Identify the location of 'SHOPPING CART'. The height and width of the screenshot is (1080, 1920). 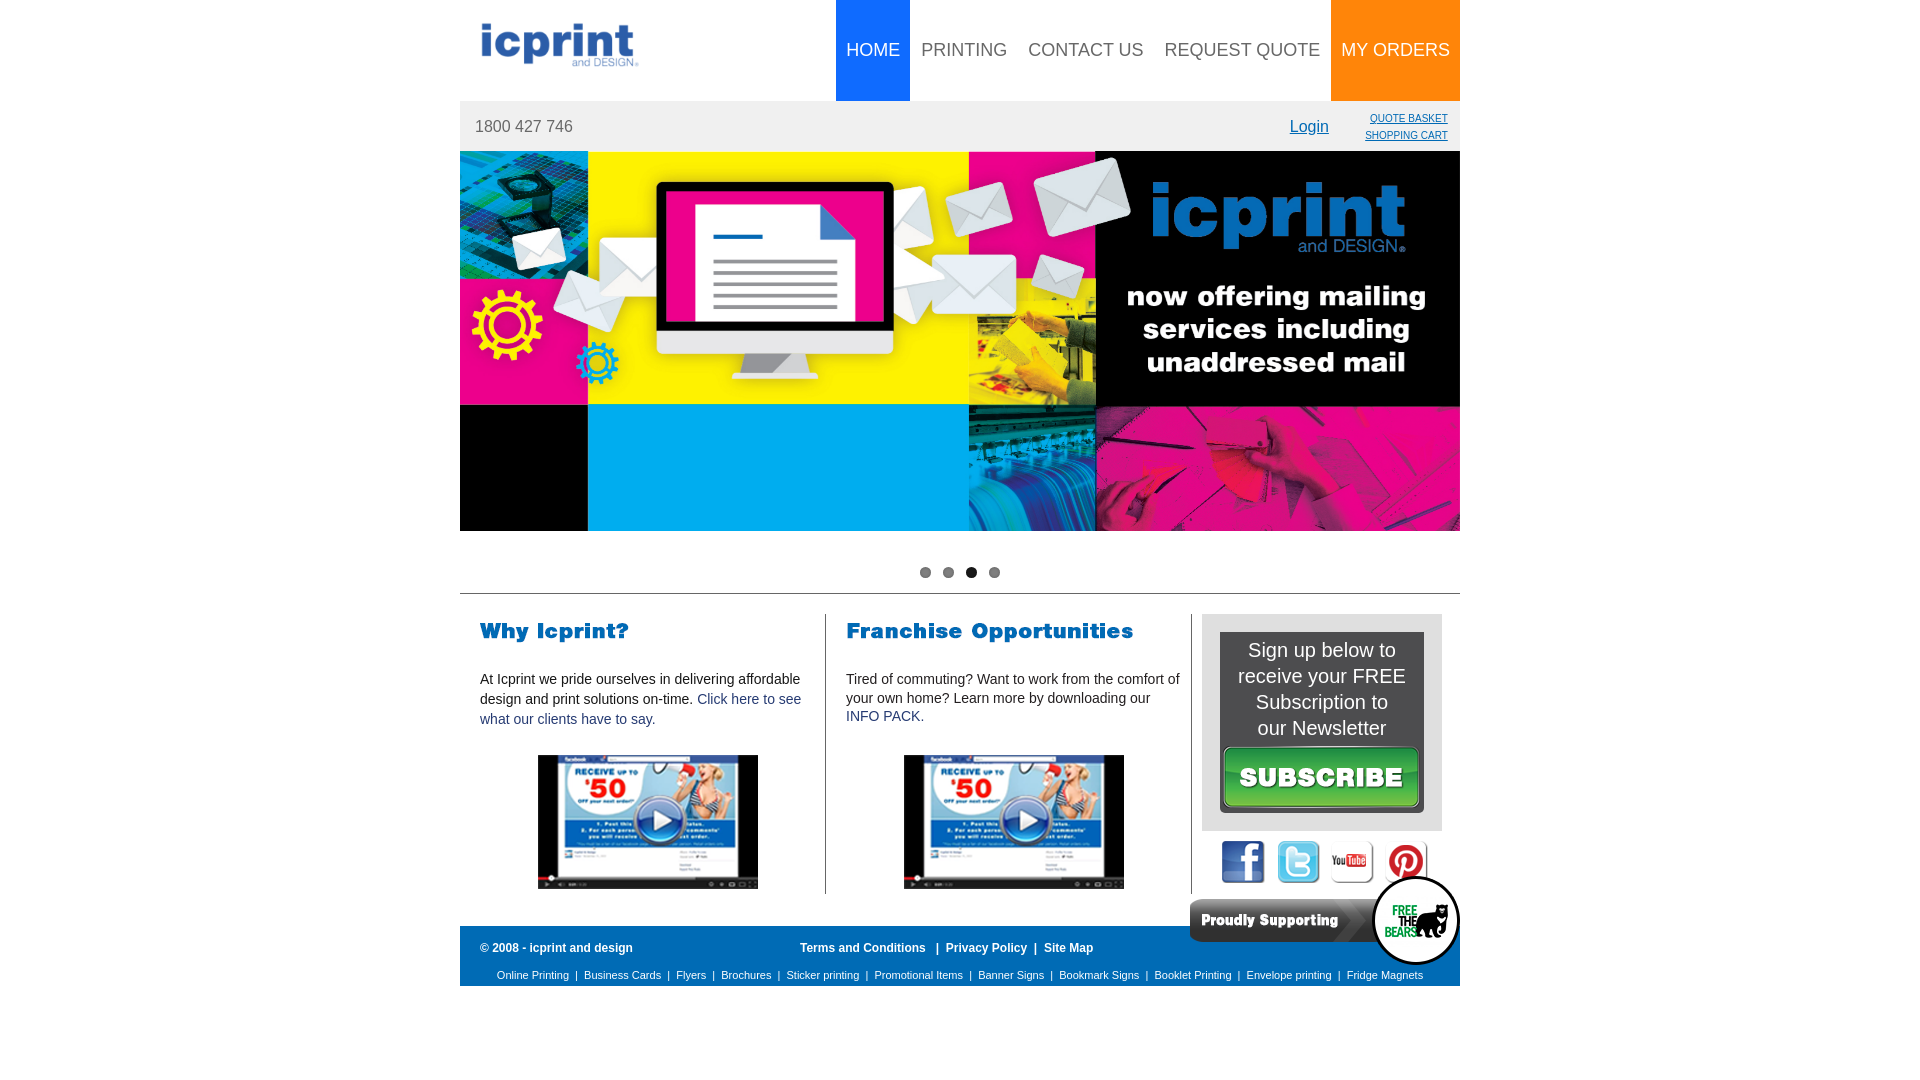
(1405, 135).